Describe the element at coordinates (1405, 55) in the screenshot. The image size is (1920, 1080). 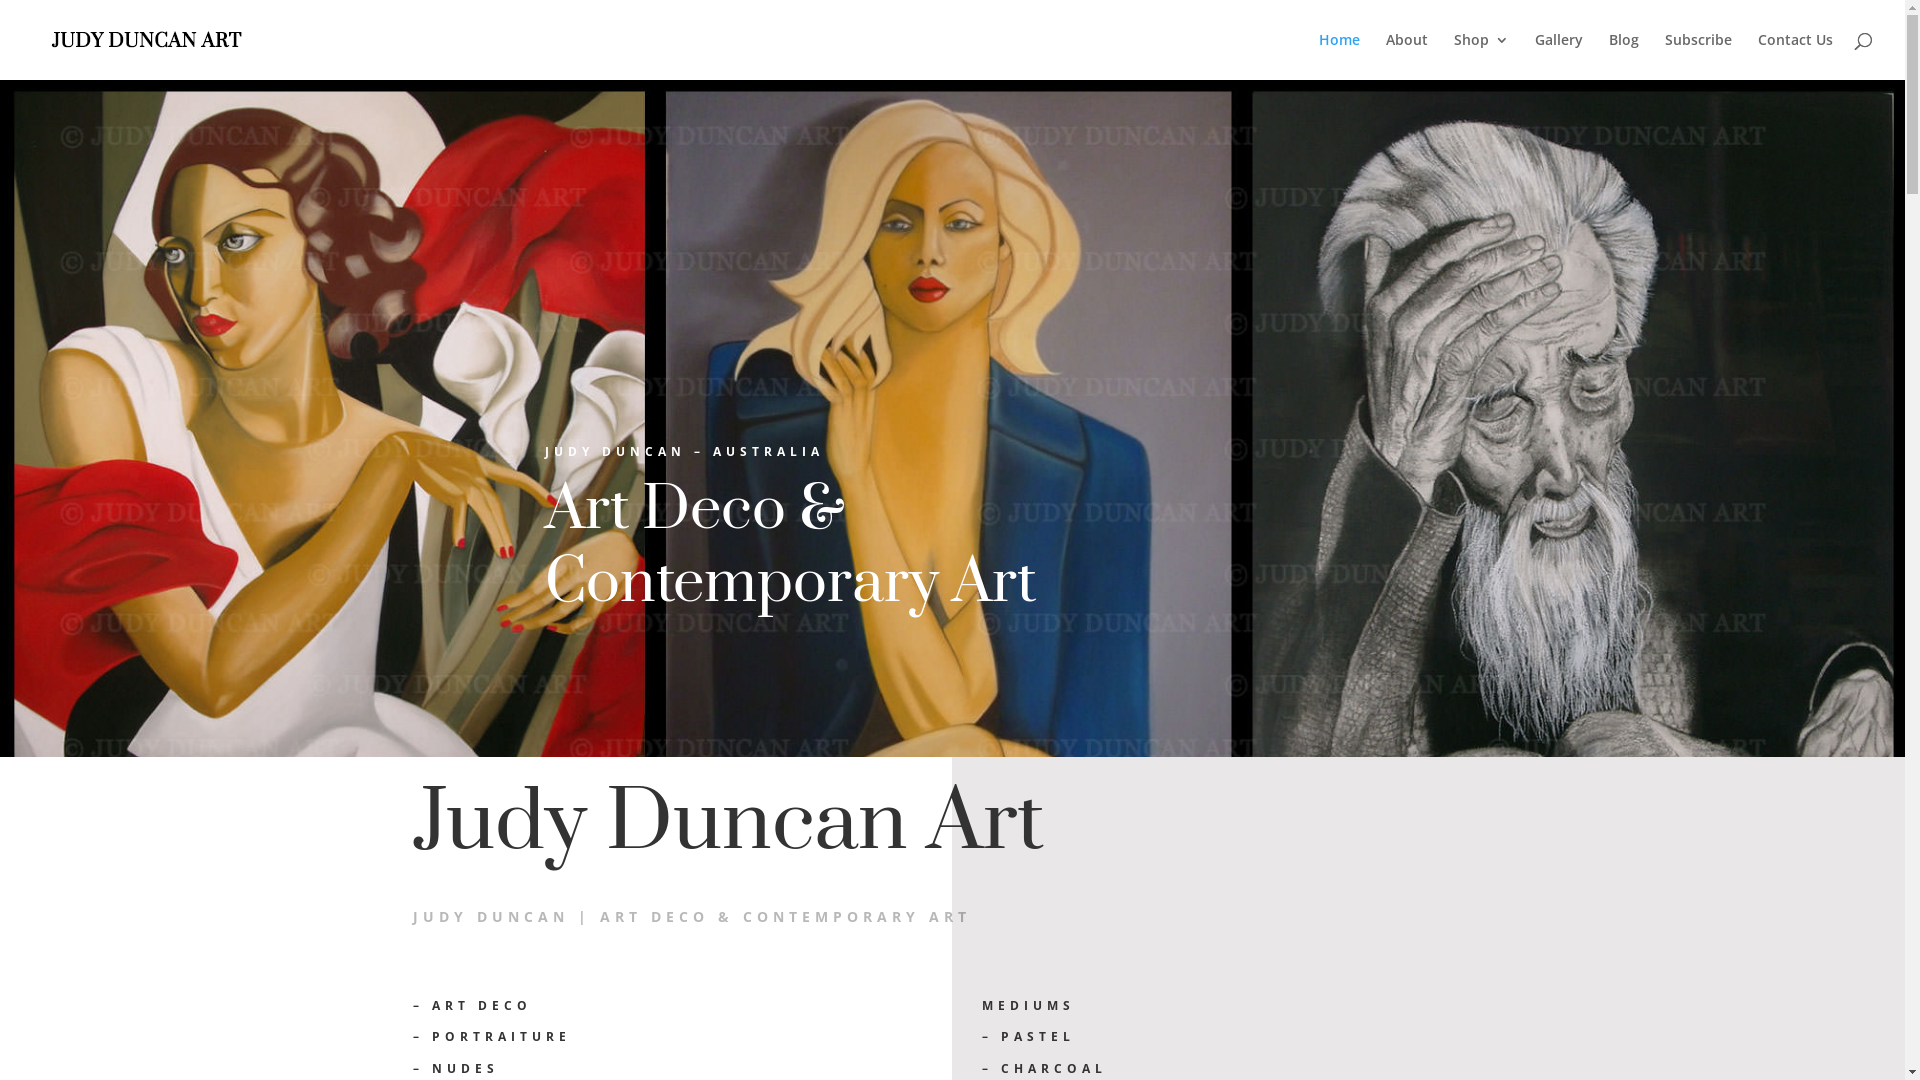
I see `'About'` at that location.